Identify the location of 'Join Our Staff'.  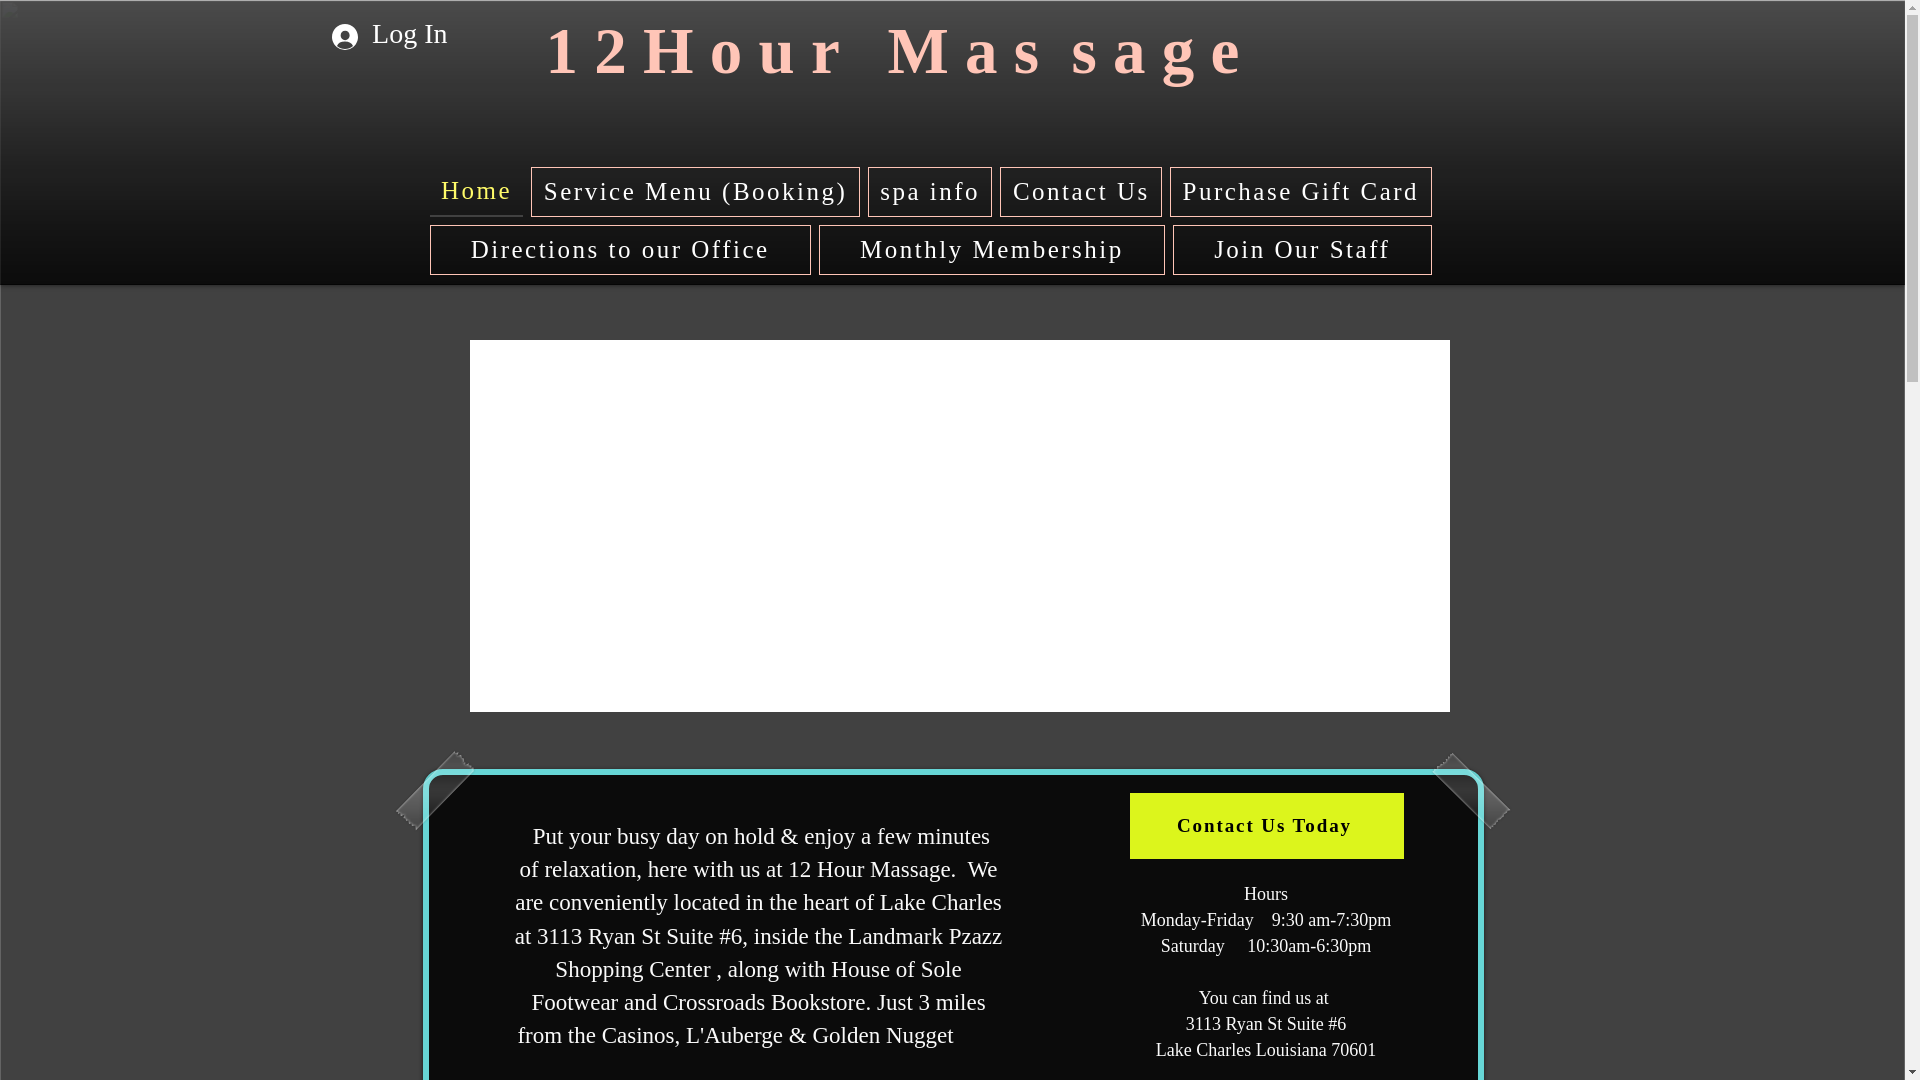
(1302, 249).